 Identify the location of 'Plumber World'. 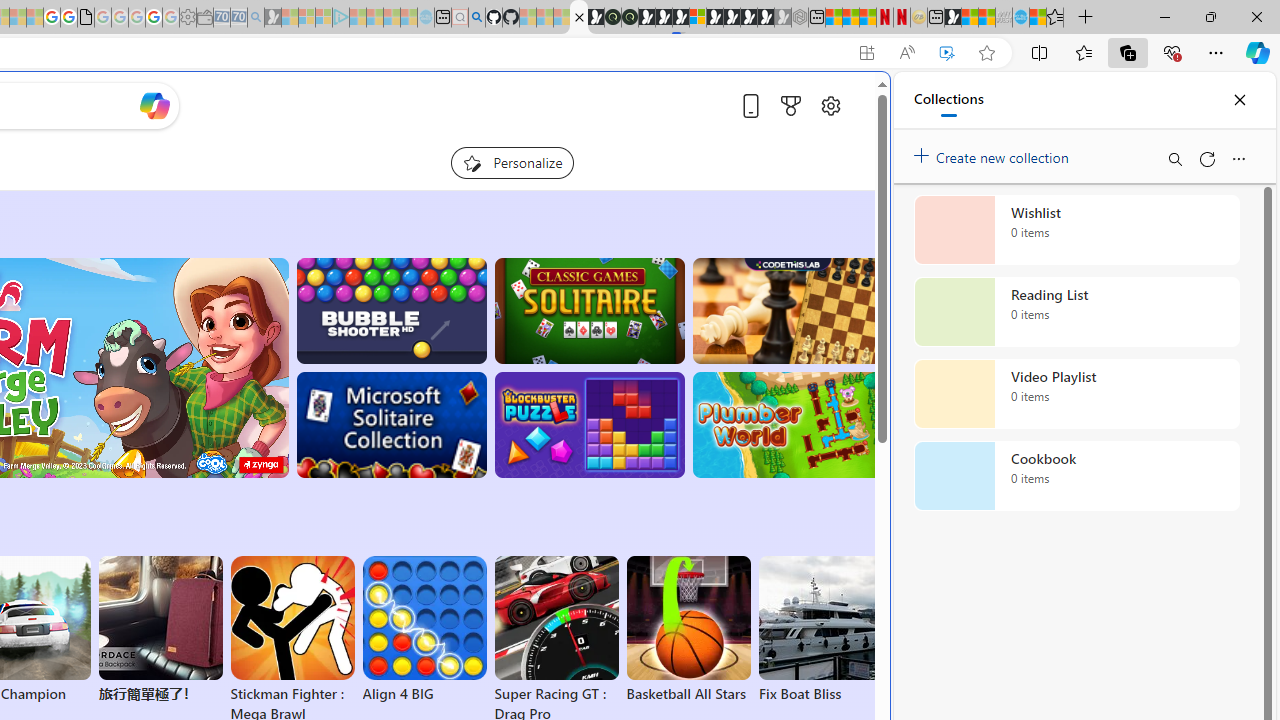
(786, 424).